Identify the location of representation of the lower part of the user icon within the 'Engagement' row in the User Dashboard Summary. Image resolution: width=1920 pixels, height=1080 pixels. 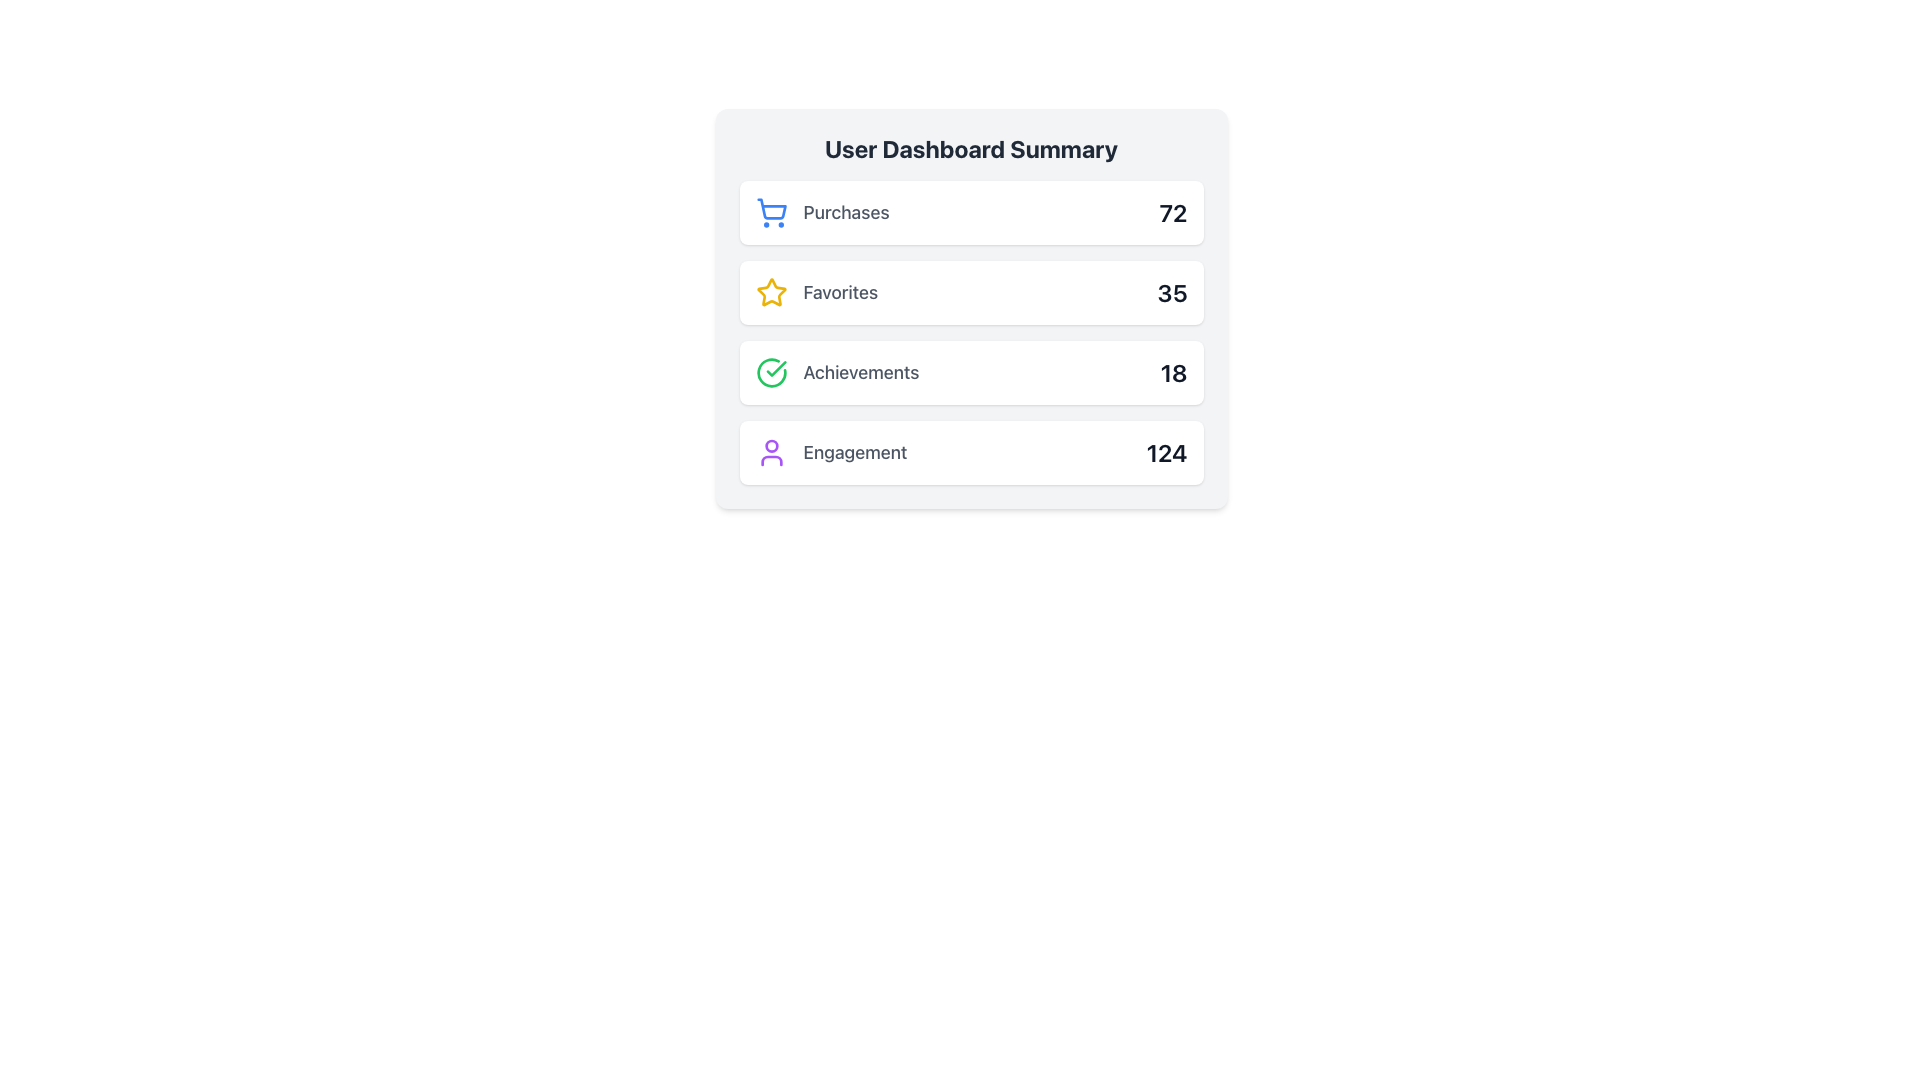
(770, 461).